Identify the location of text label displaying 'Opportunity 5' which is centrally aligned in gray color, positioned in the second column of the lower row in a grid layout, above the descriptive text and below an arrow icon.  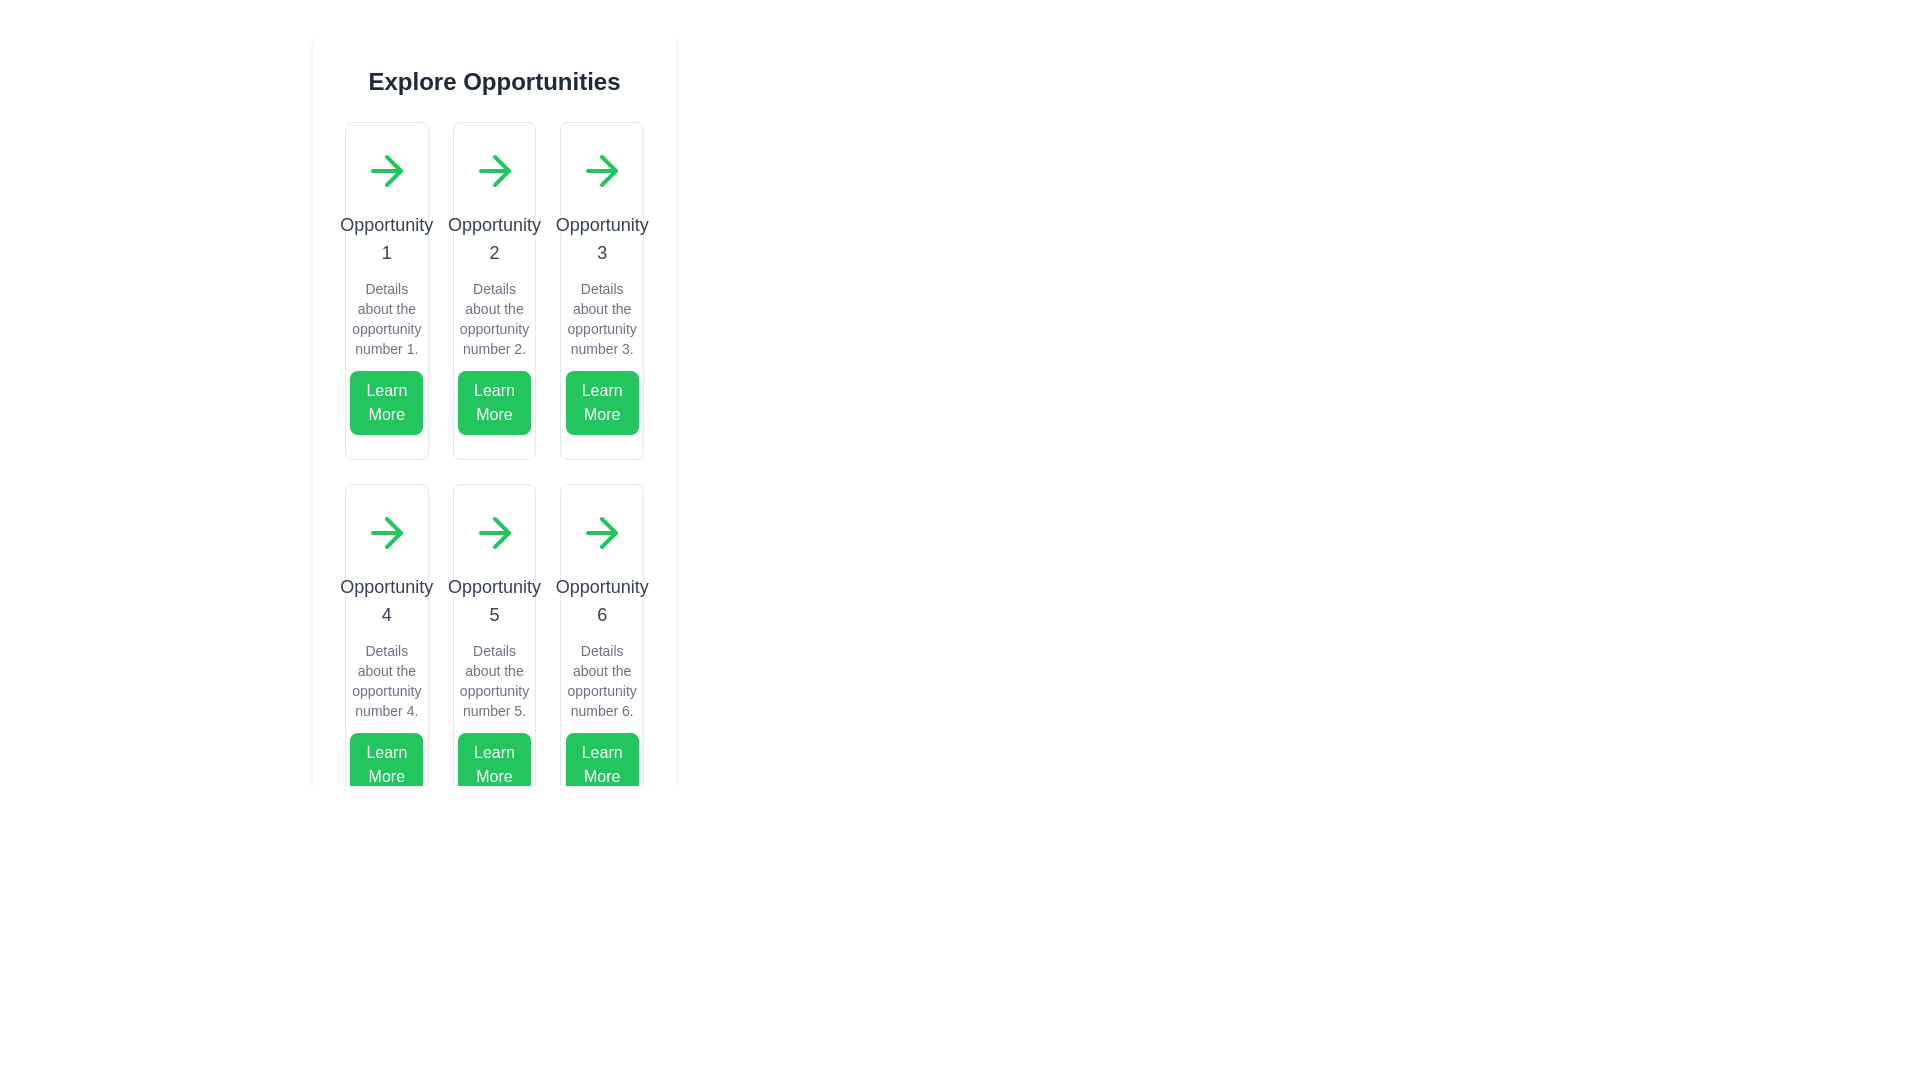
(494, 600).